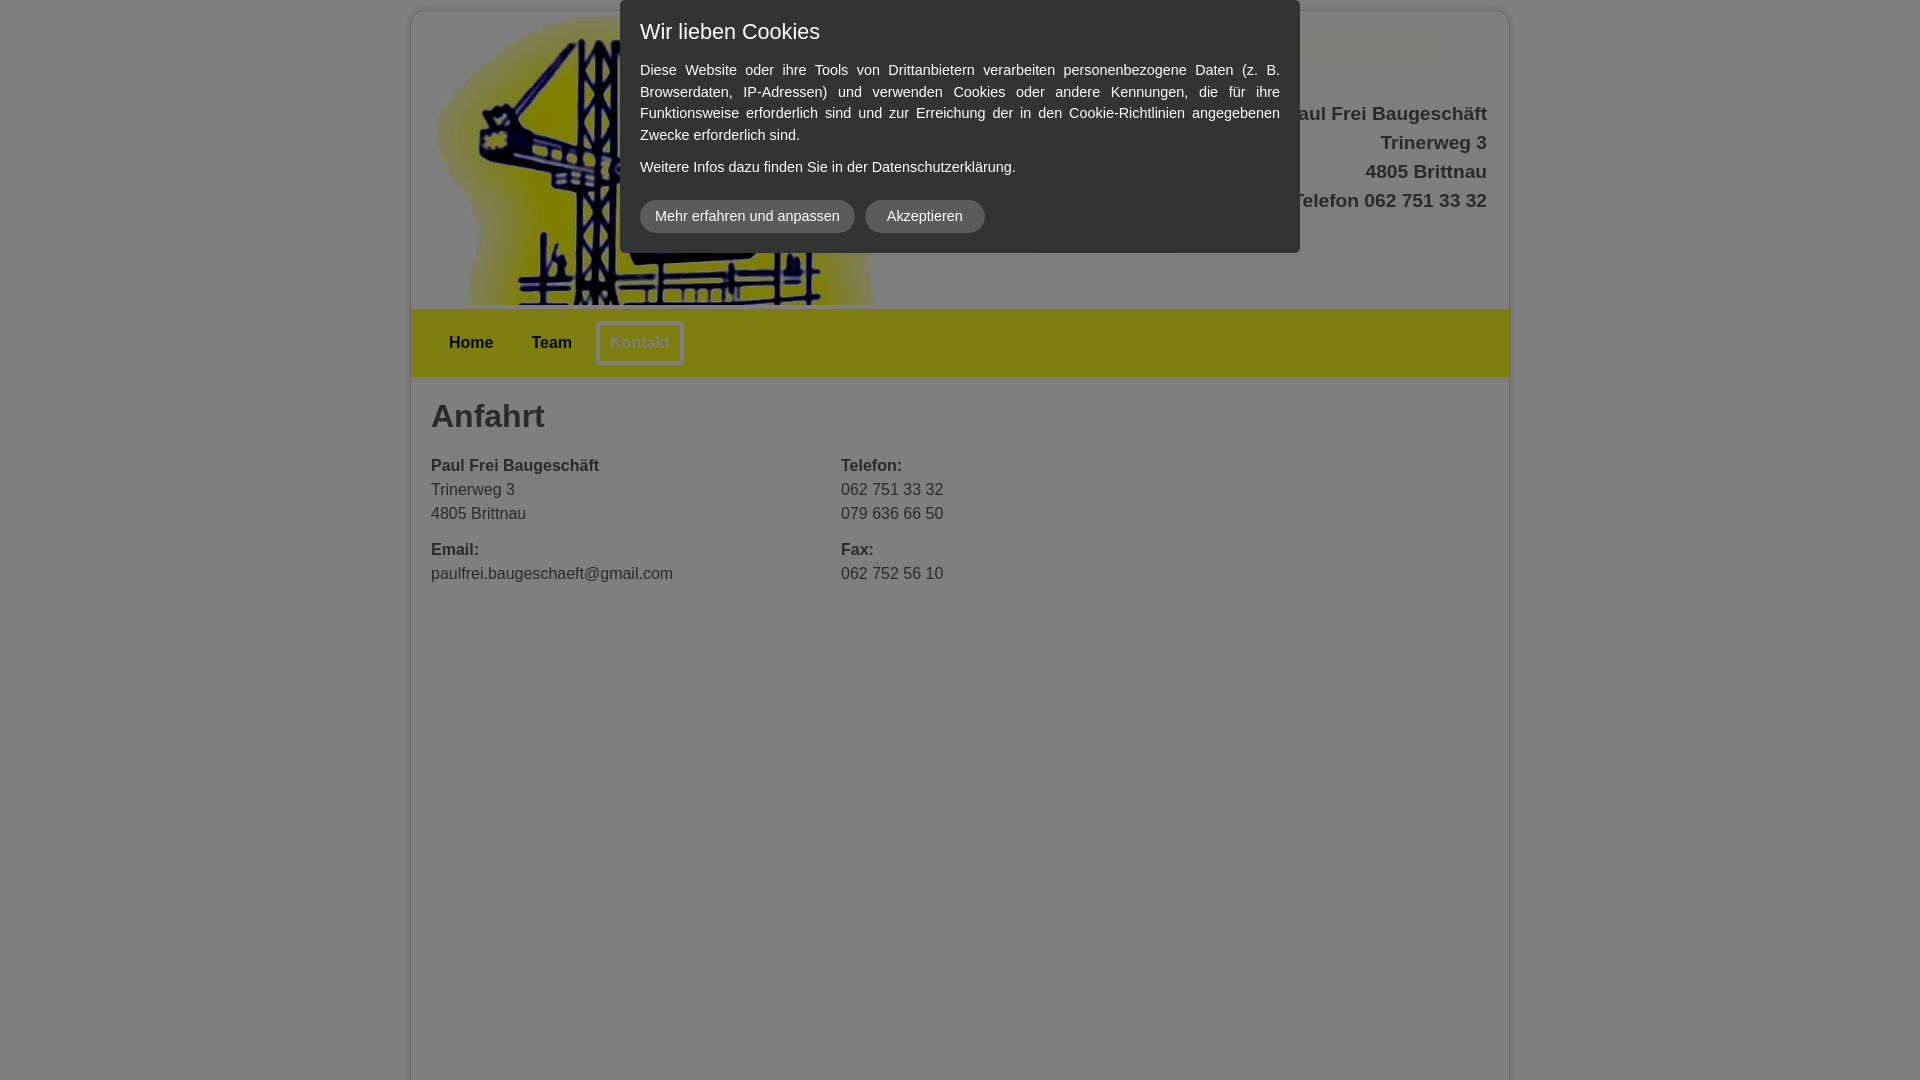 This screenshot has width=1920, height=1080. I want to click on 'Akzeptieren', so click(924, 216).